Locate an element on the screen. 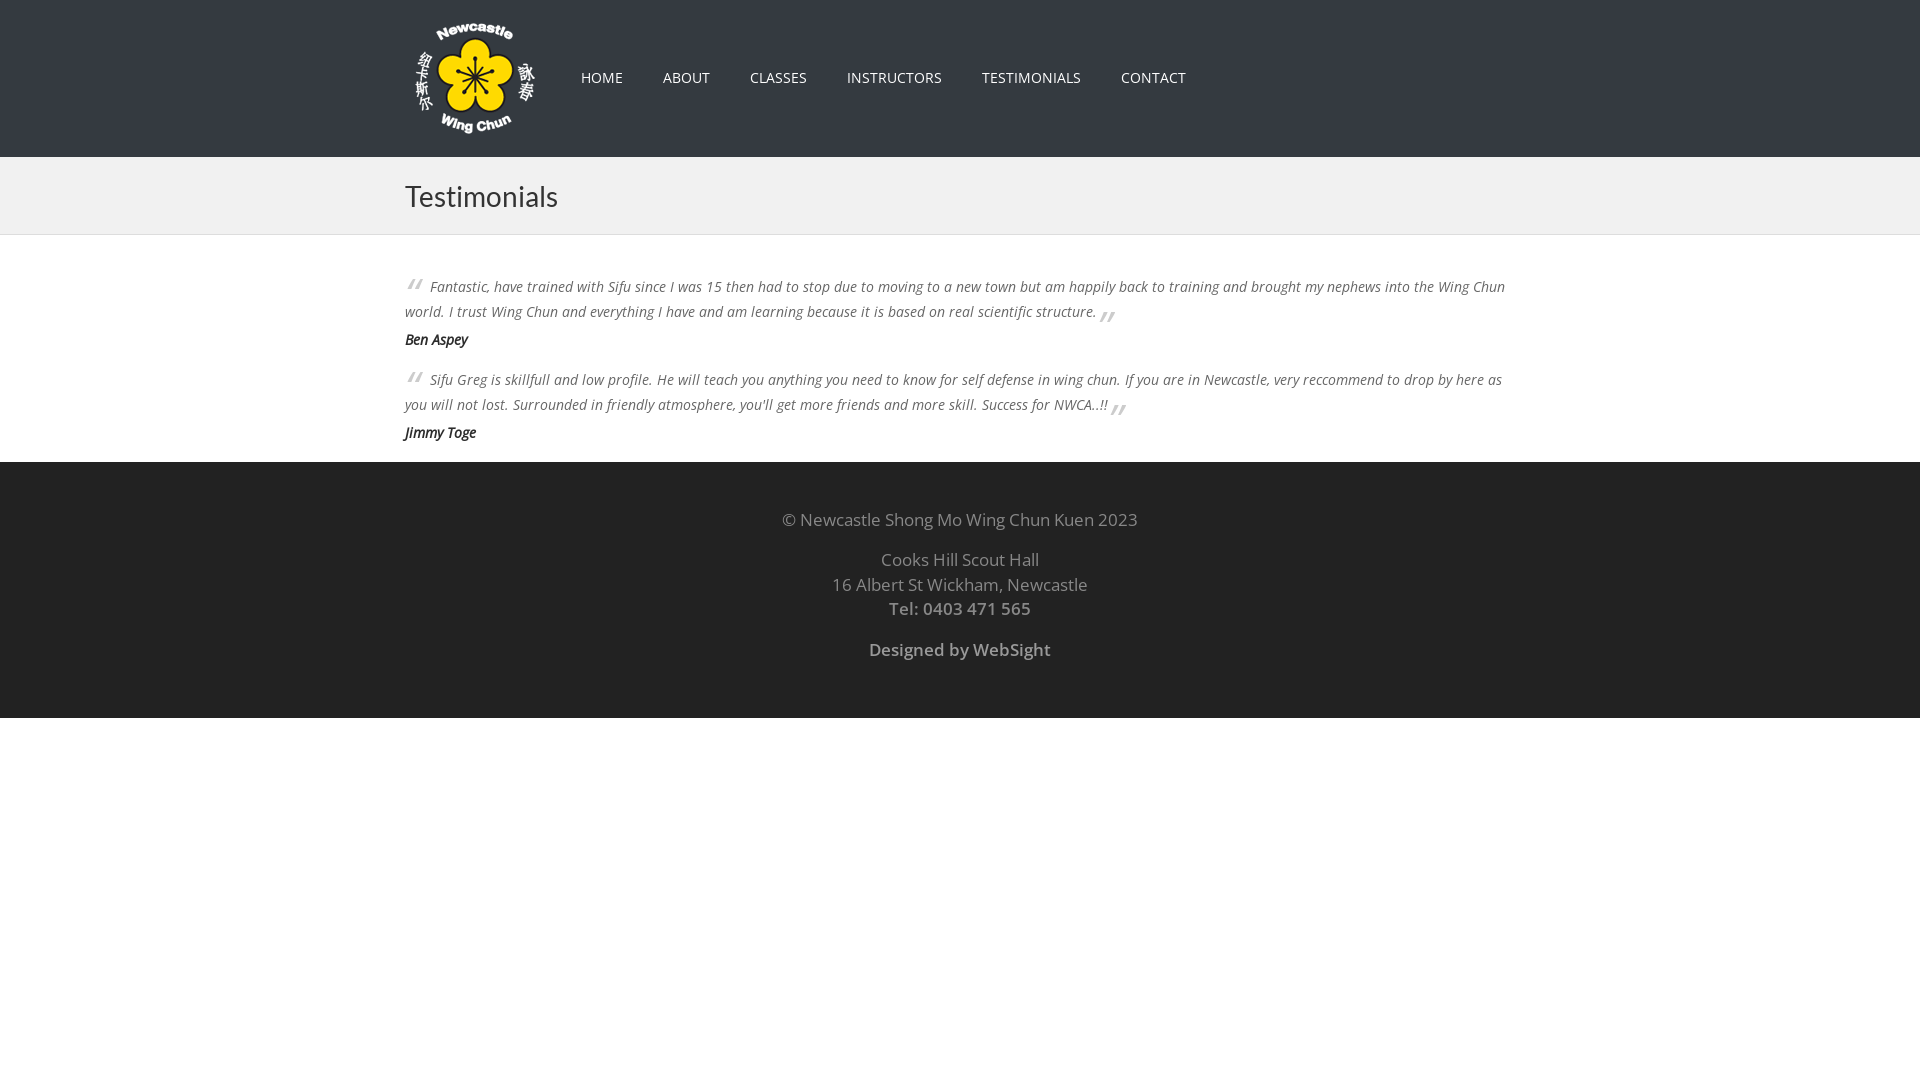  'TESTIMONIALS' is located at coordinates (1031, 77).